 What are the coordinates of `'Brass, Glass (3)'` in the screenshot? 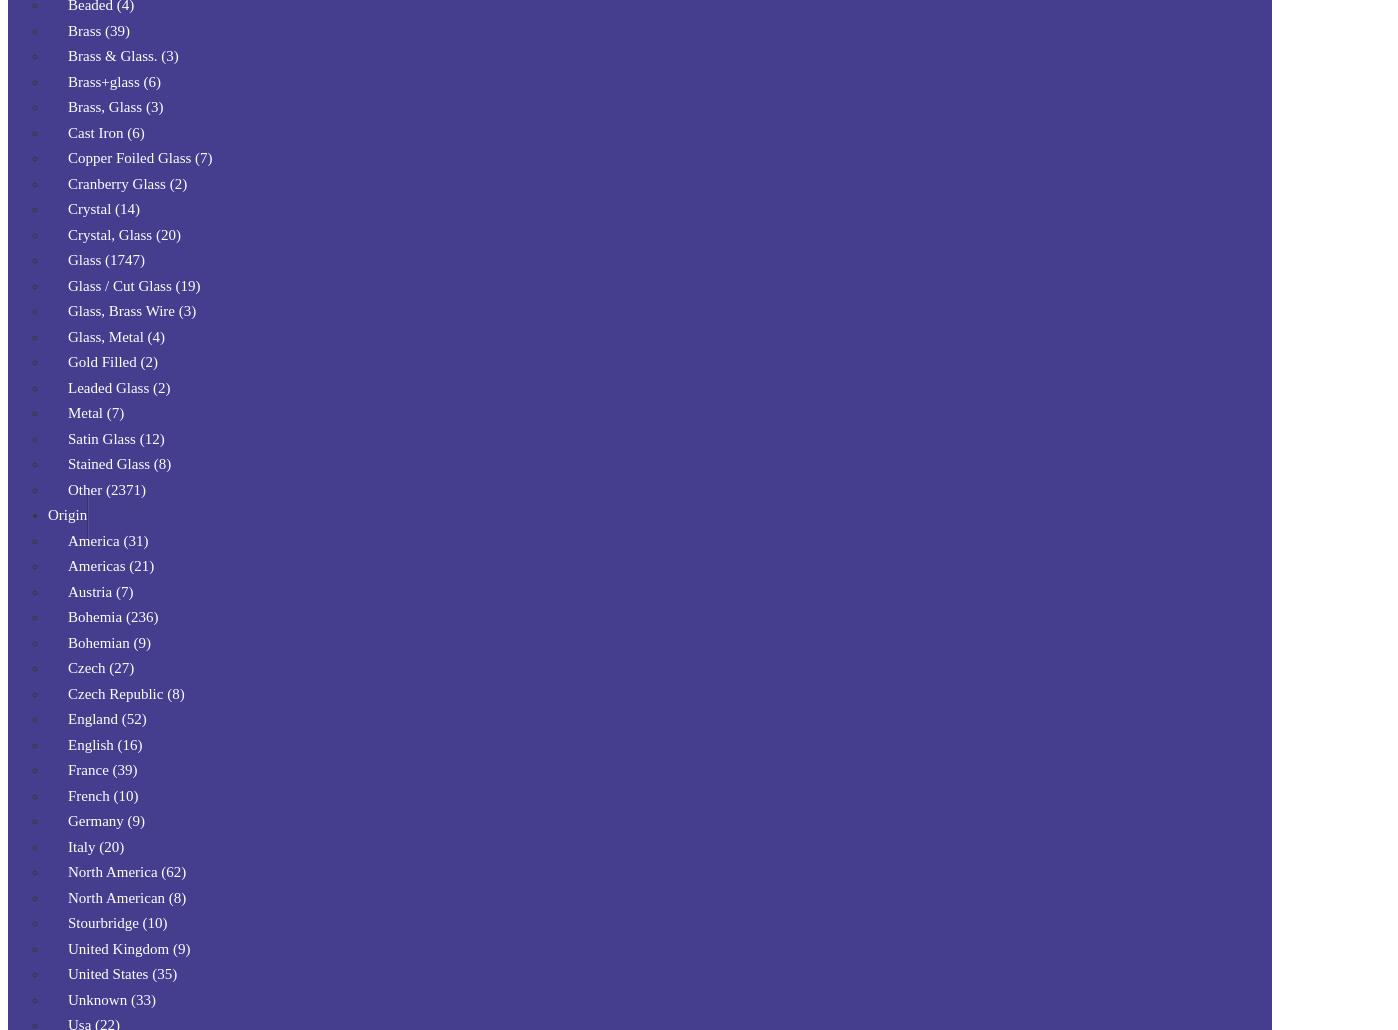 It's located at (115, 106).